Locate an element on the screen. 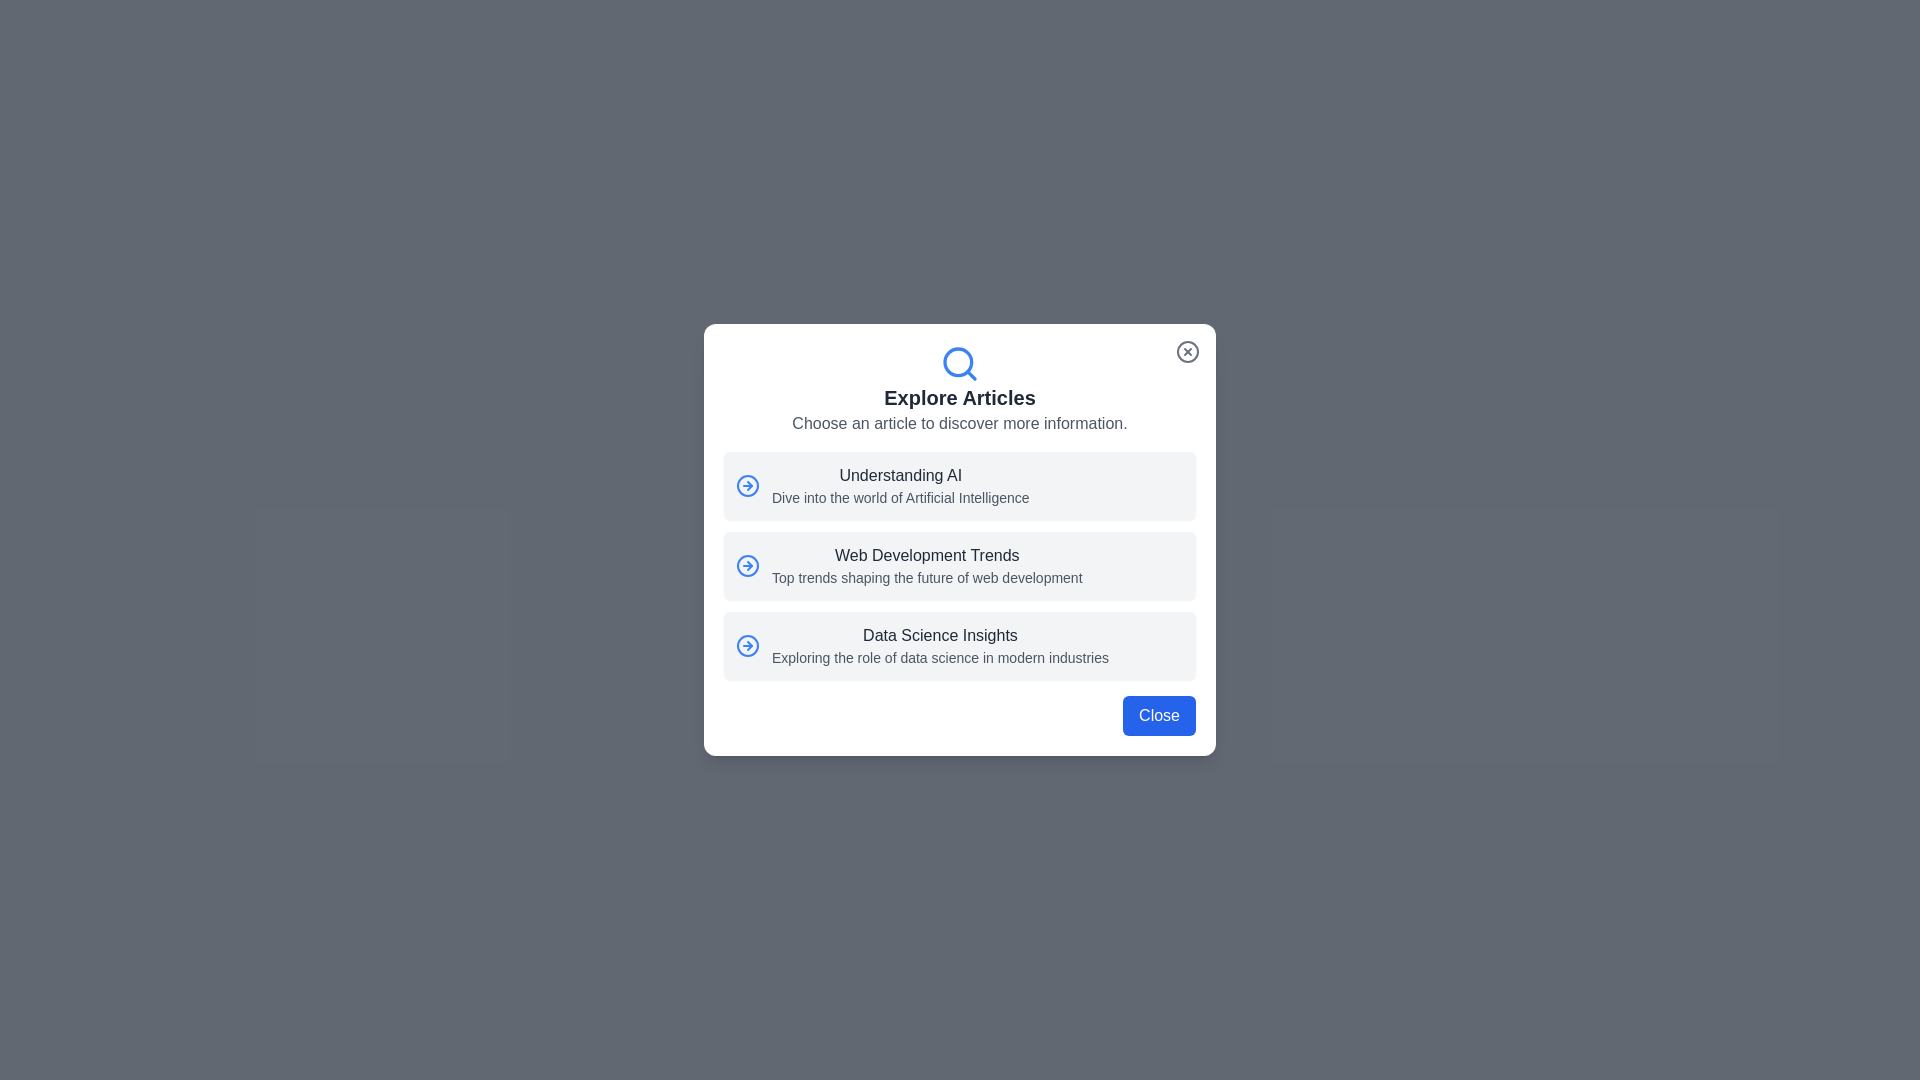 The image size is (1920, 1080). the article titled Understanding AI from the list is located at coordinates (960, 486).